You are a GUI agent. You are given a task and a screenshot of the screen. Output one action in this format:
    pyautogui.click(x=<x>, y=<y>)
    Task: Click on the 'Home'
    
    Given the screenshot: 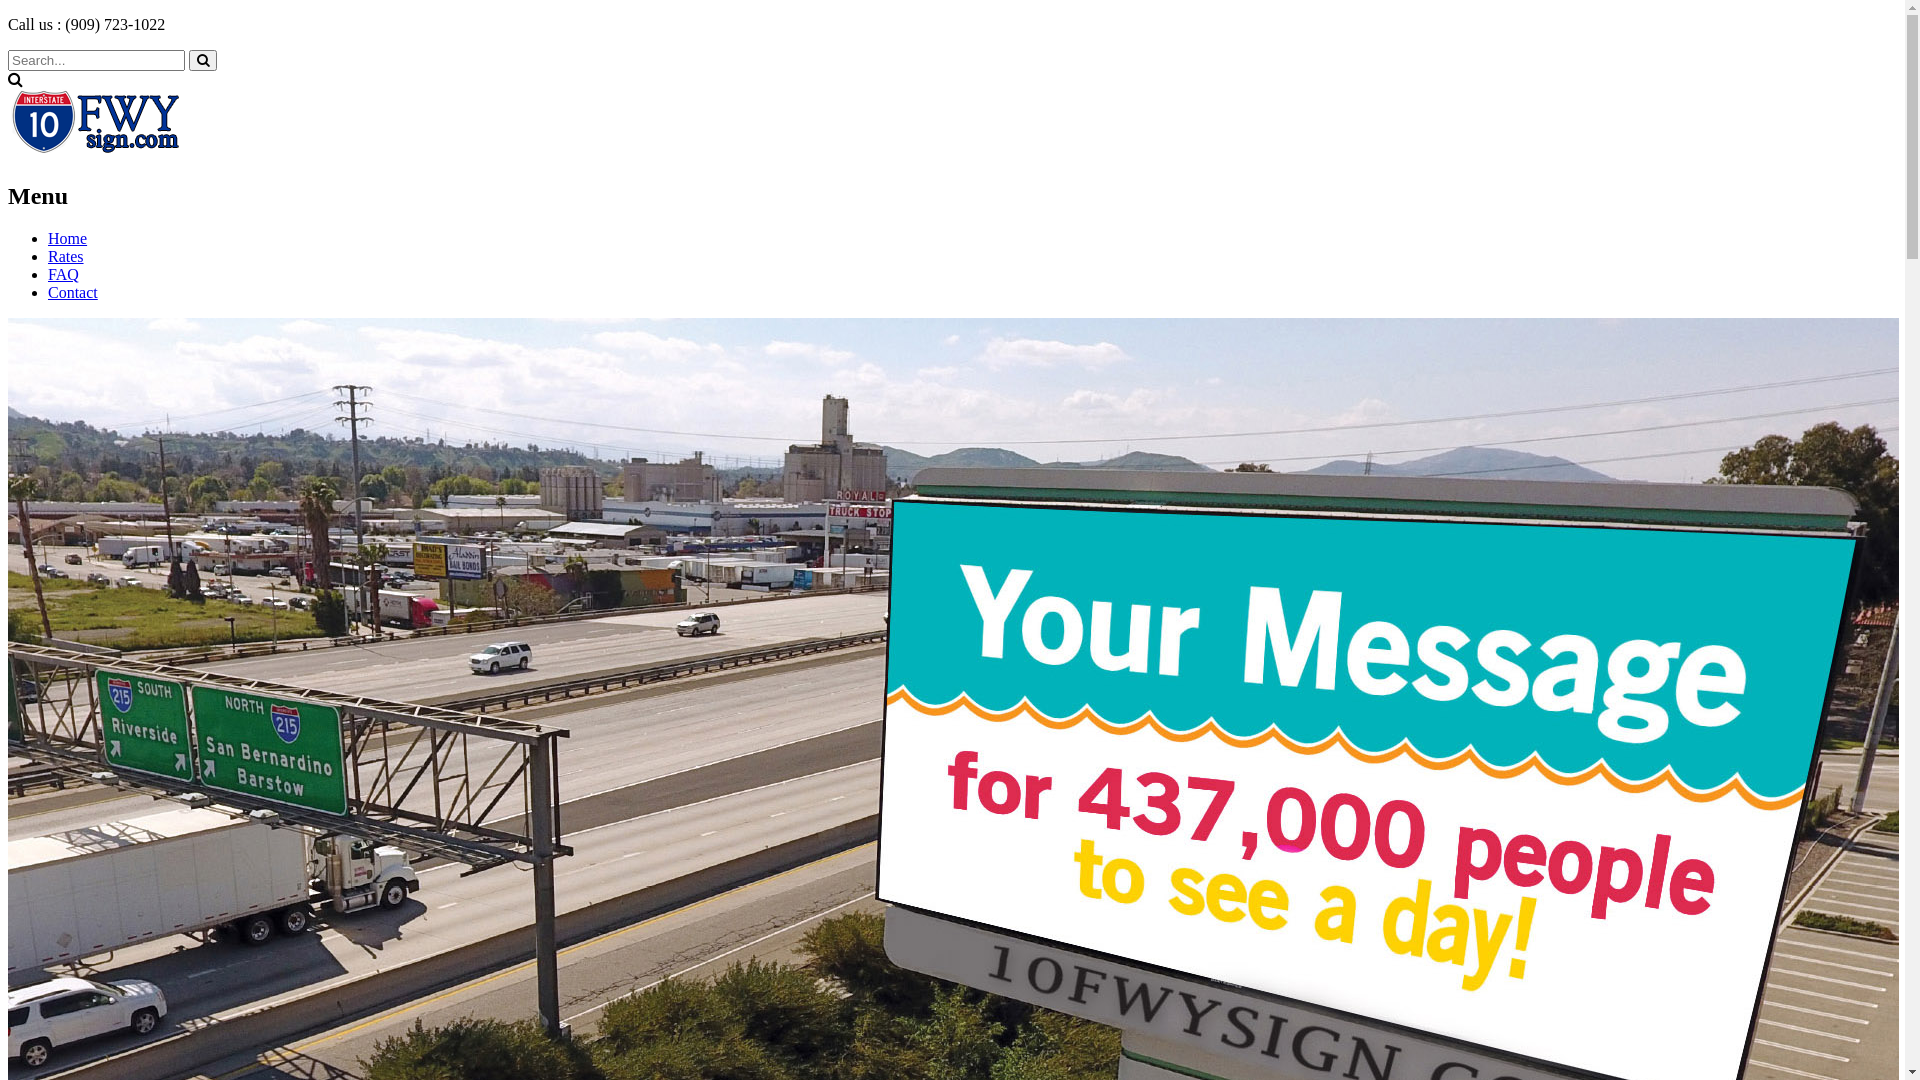 What is the action you would take?
    pyautogui.click(x=67, y=237)
    